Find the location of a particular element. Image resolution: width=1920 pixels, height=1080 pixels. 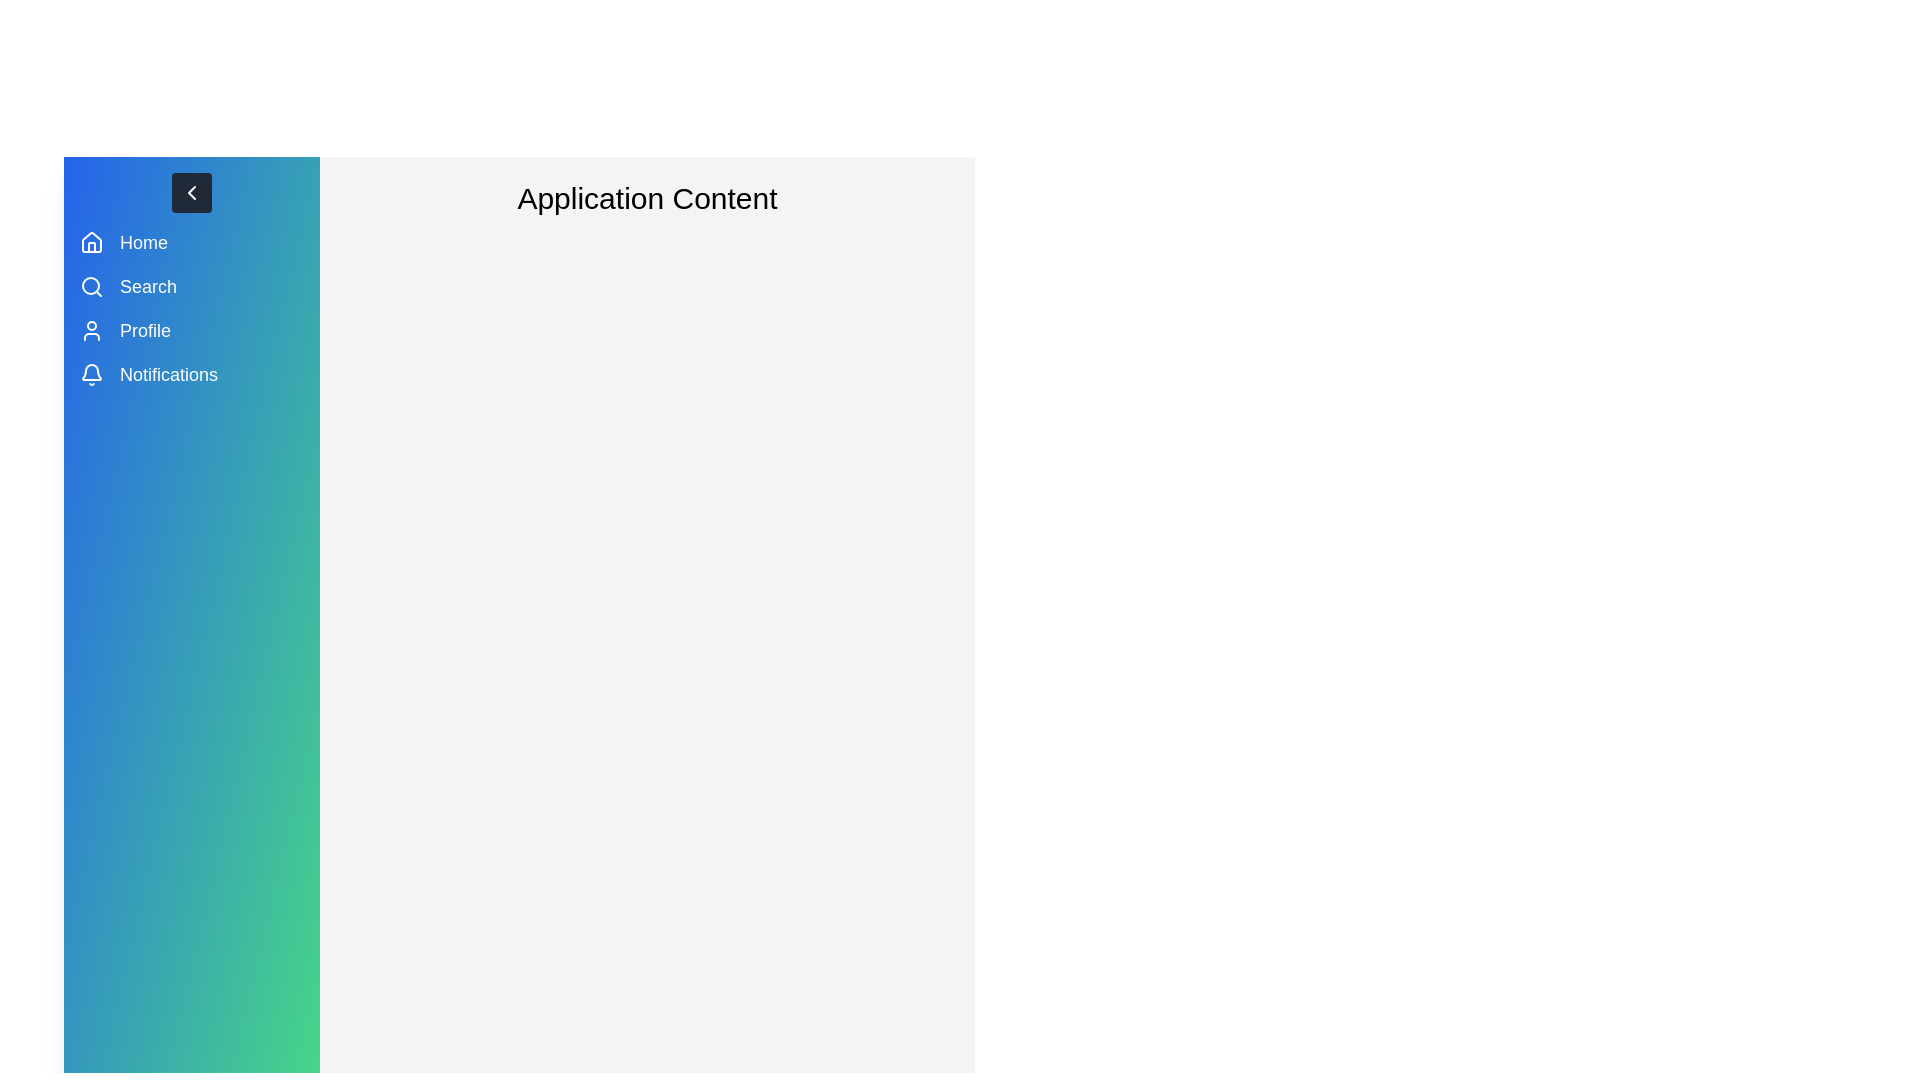

the toggle button to toggle the drawer state is located at coordinates (192, 192).